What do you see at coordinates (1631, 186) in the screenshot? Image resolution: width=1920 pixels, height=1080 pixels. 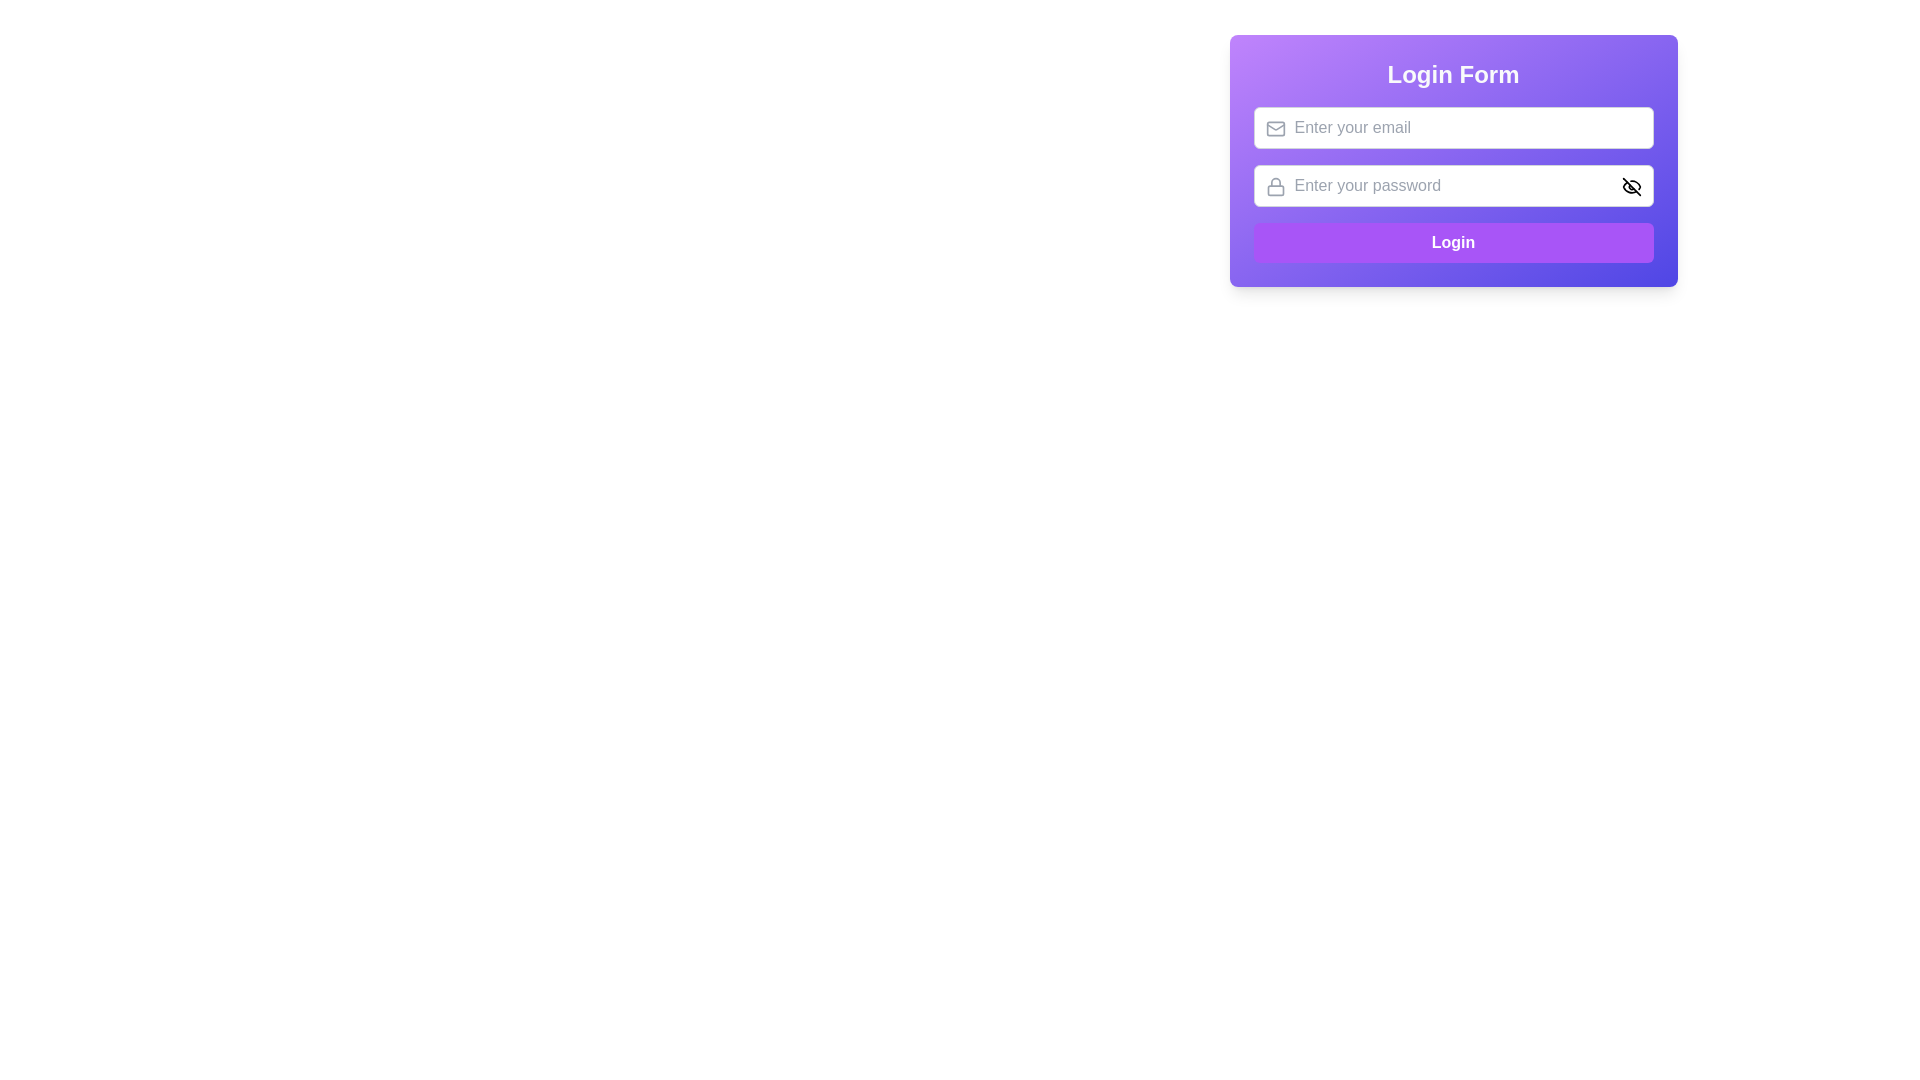 I see `the 'hidden eye' icon, which is styled with a thin stroke and located to the right of the password input field in the login form` at bounding box center [1631, 186].